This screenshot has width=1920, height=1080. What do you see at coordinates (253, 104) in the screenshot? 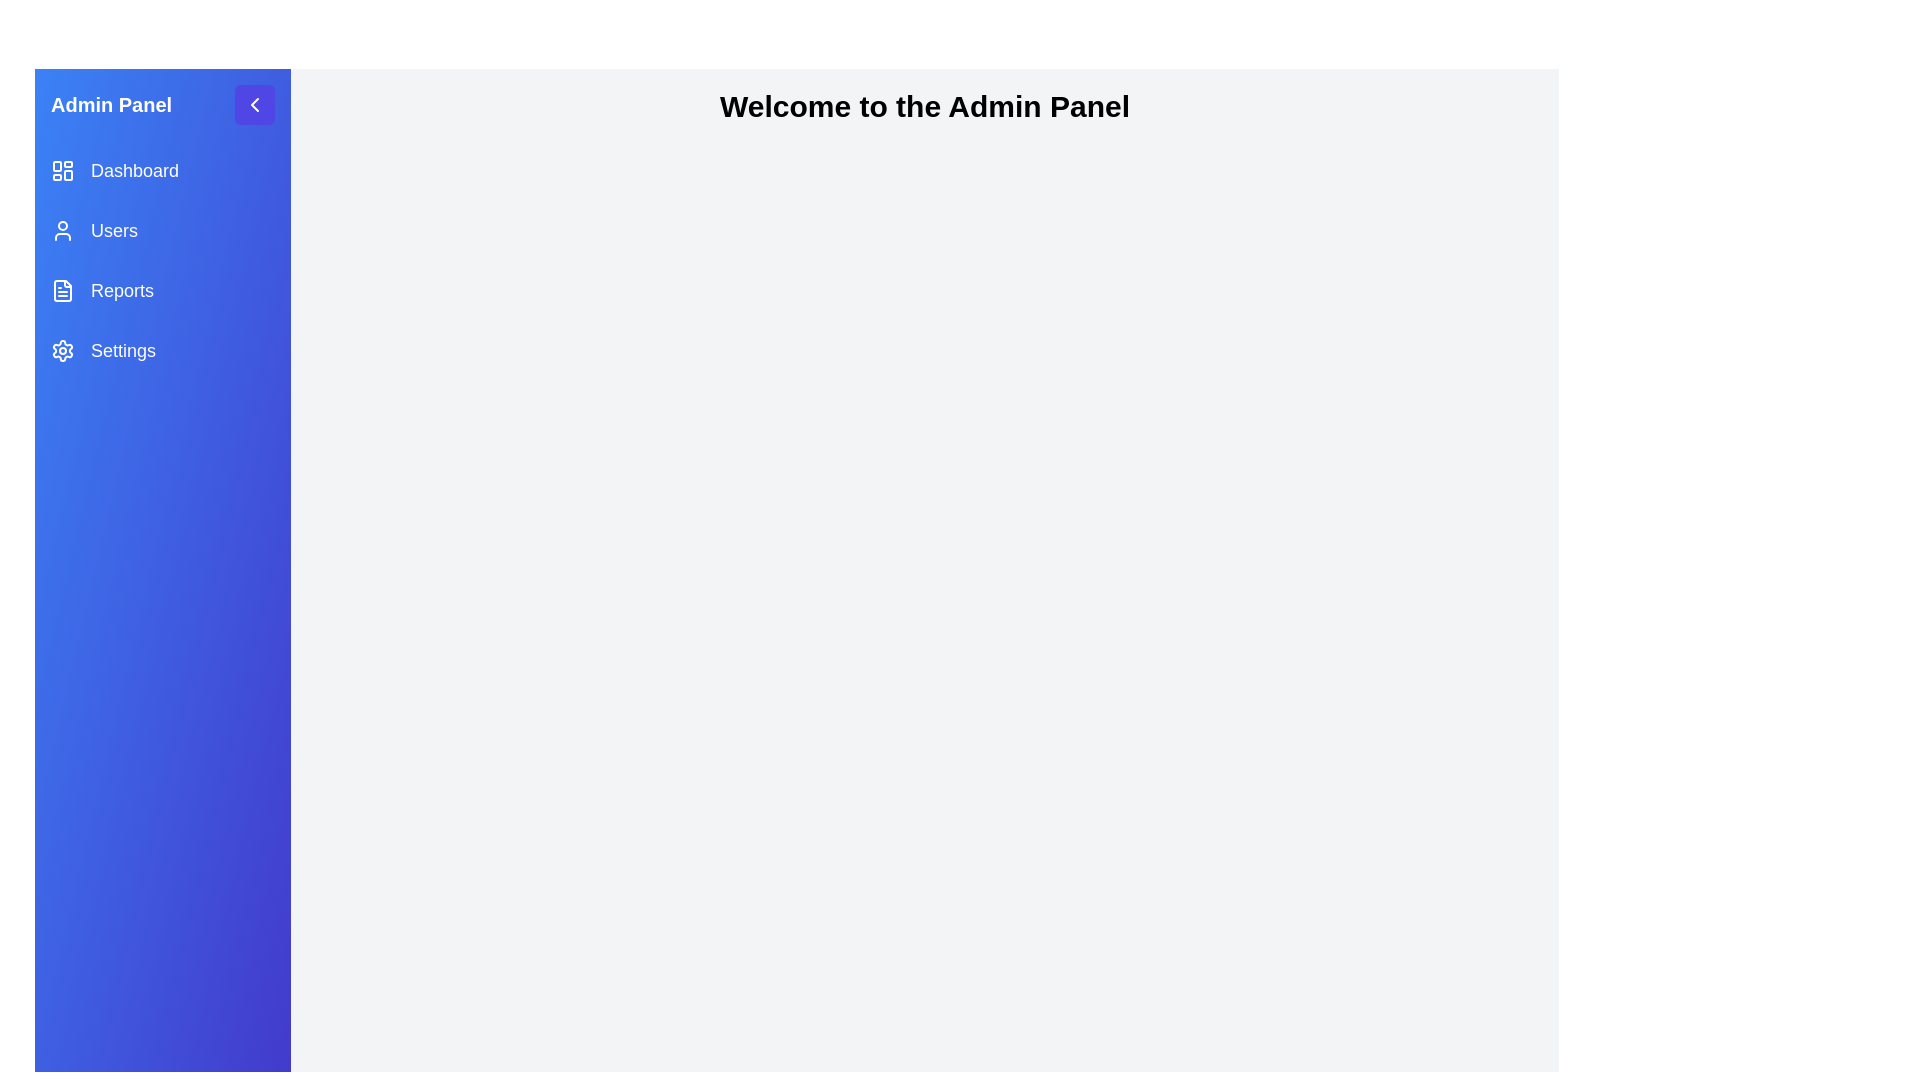
I see `the Icon (Chevron Left) located in the top-left corner of the interface within the blue sidebar panel` at bounding box center [253, 104].